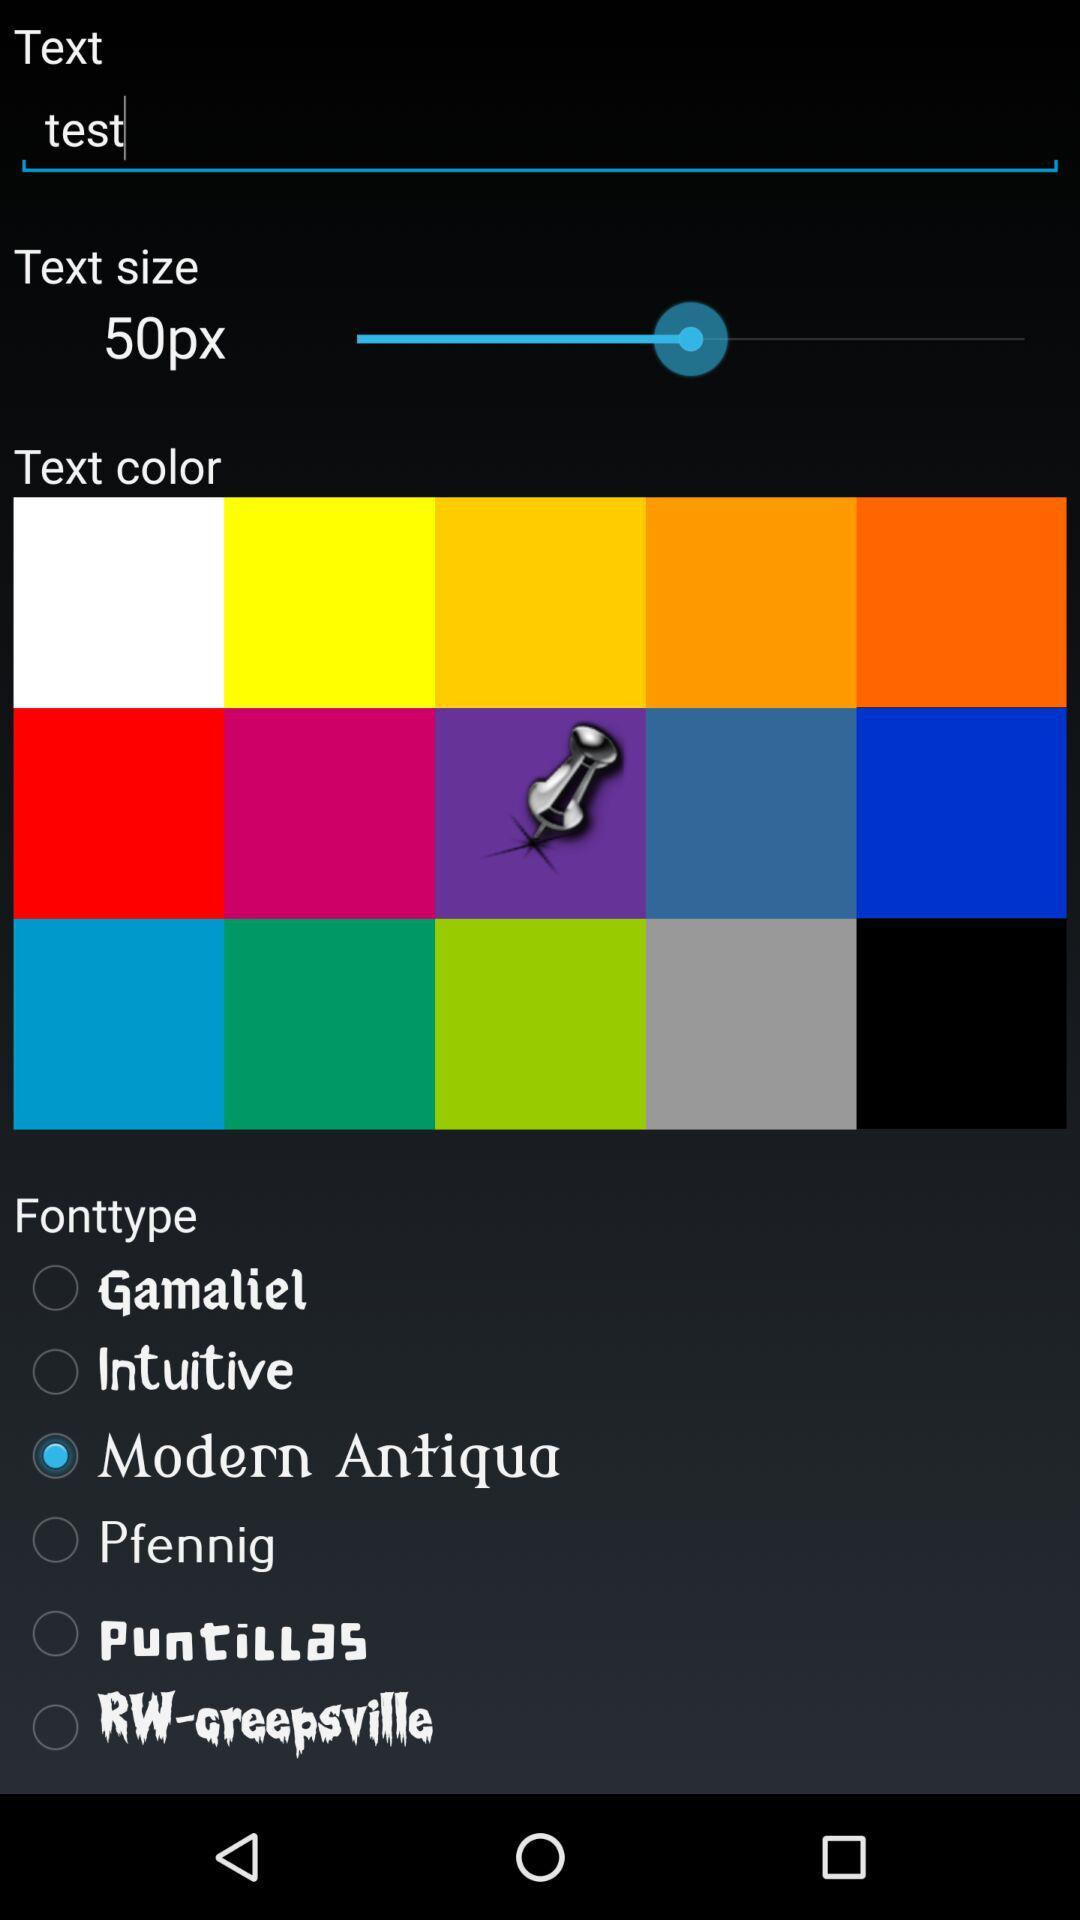  What do you see at coordinates (751, 1024) in the screenshot?
I see `choose this color` at bounding box center [751, 1024].